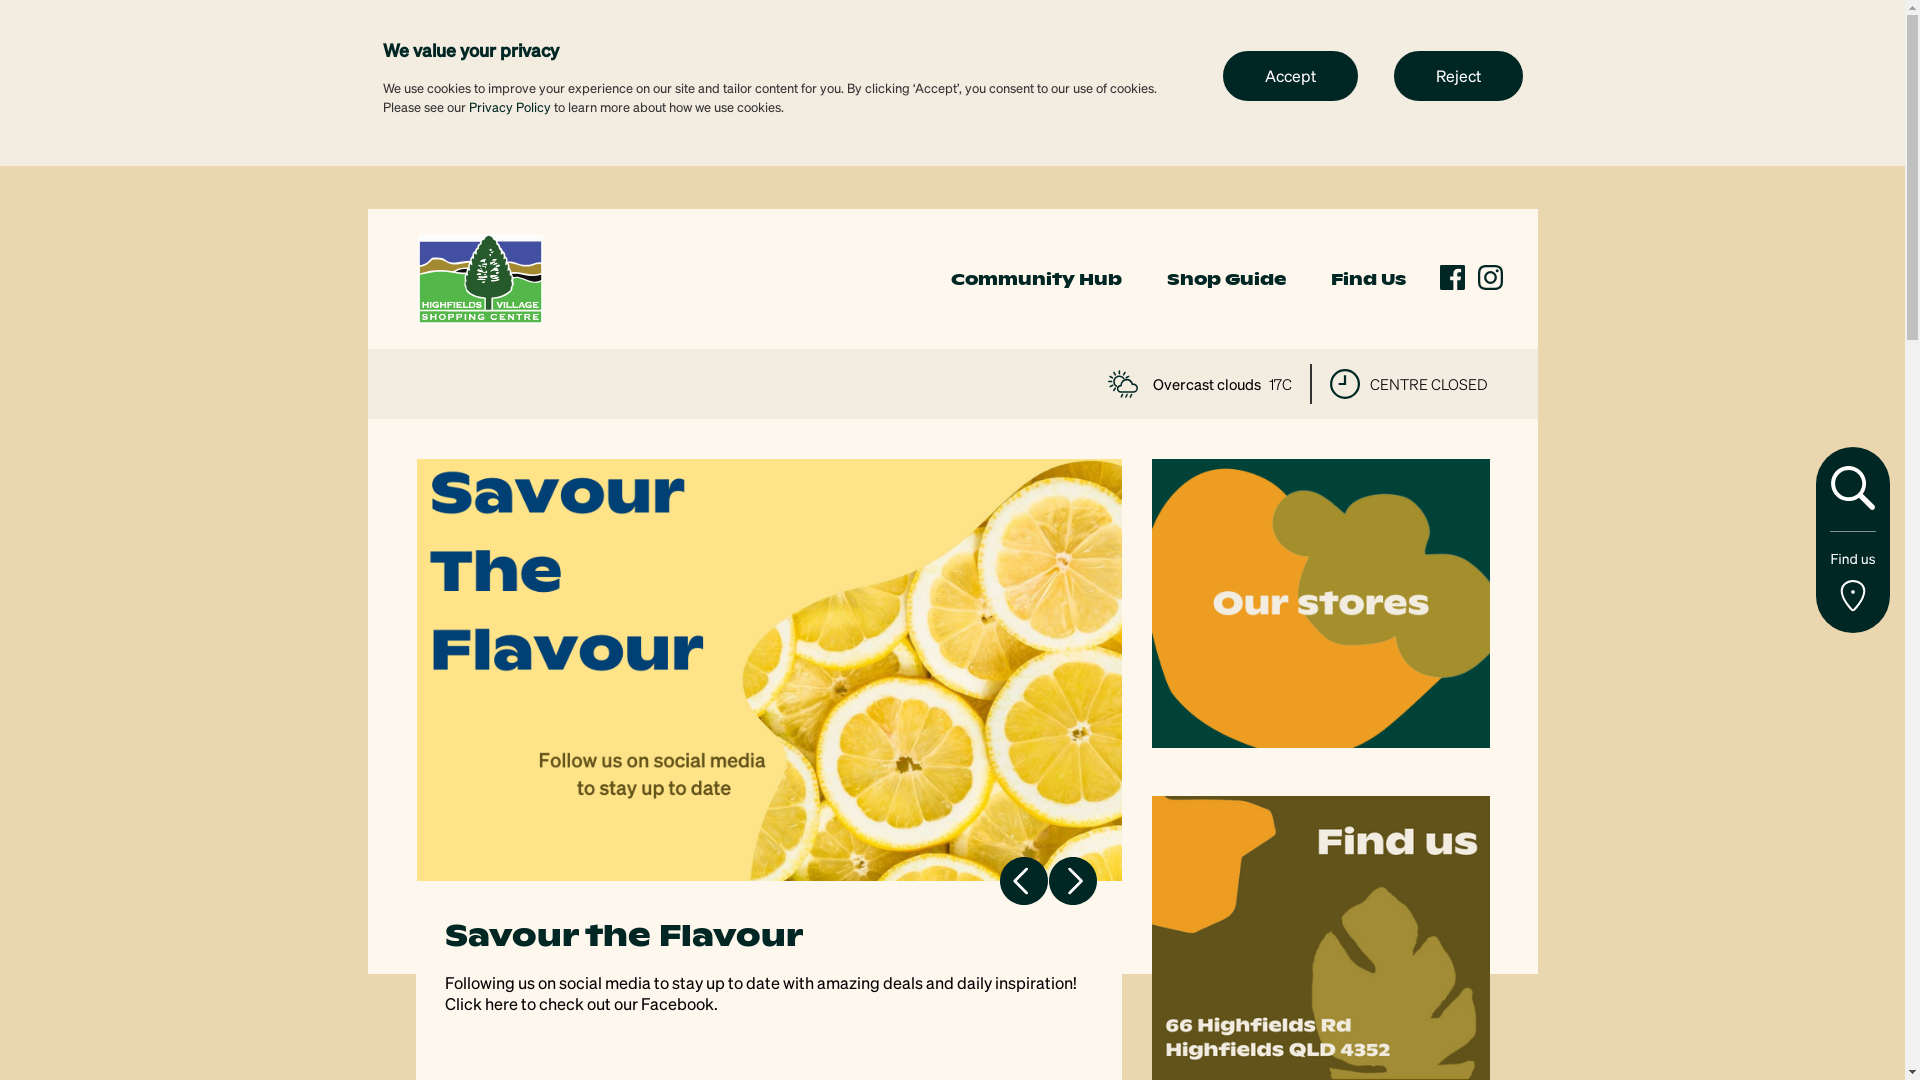 Image resolution: width=1920 pixels, height=1080 pixels. I want to click on 'Find Us', so click(1366, 279).